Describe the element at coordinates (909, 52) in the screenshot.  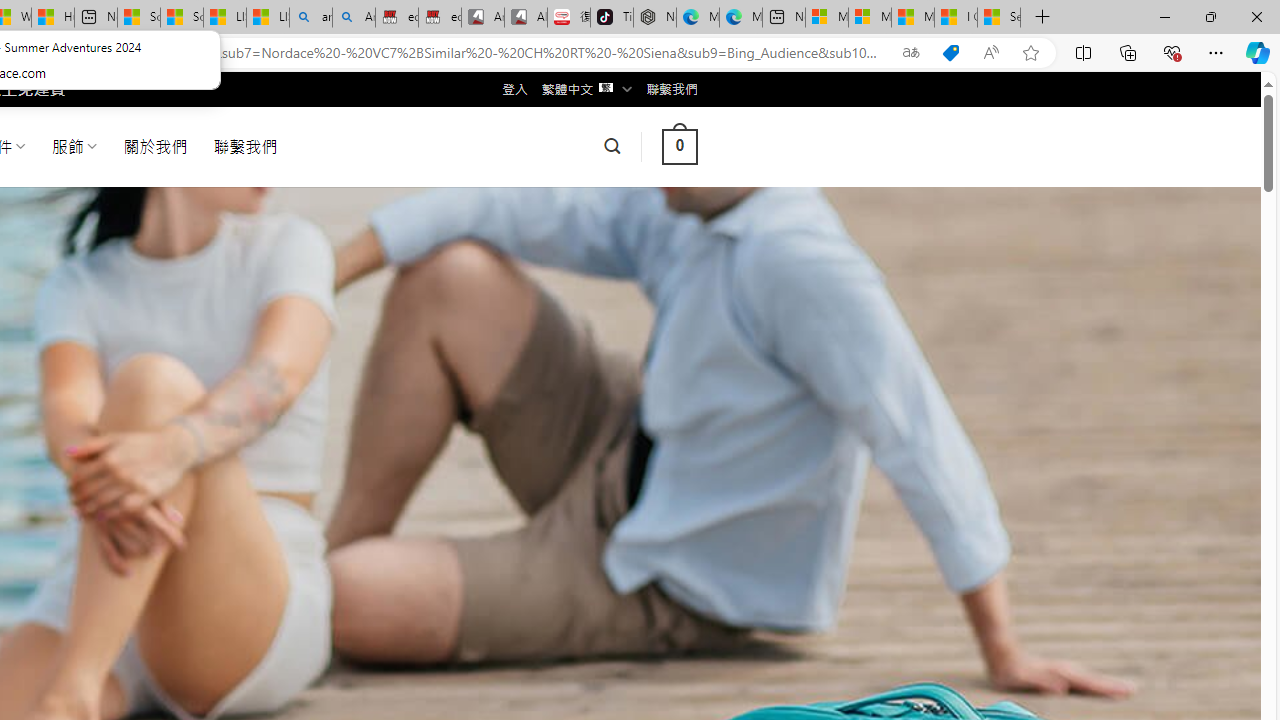
I see `'Show translate options'` at that location.